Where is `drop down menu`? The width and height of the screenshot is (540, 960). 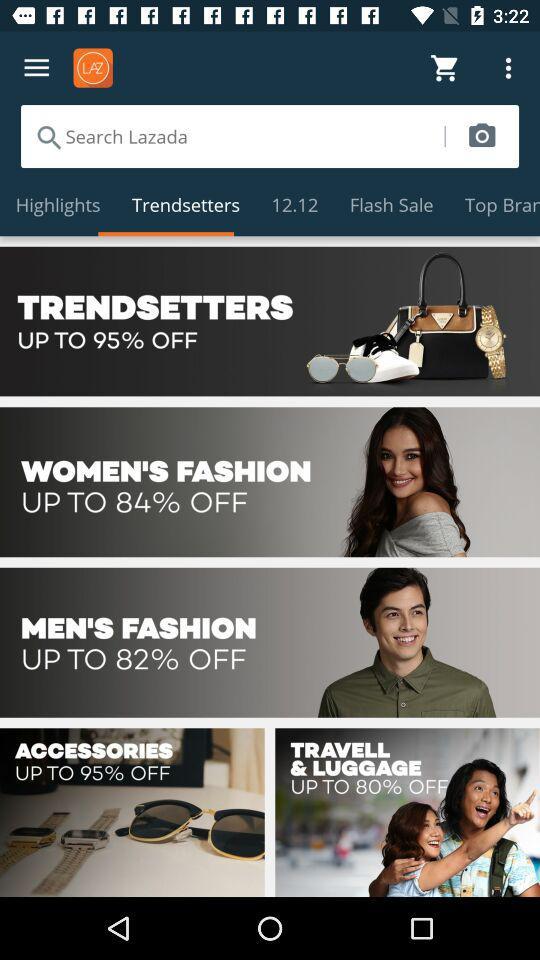
drop down menu is located at coordinates (36, 68).